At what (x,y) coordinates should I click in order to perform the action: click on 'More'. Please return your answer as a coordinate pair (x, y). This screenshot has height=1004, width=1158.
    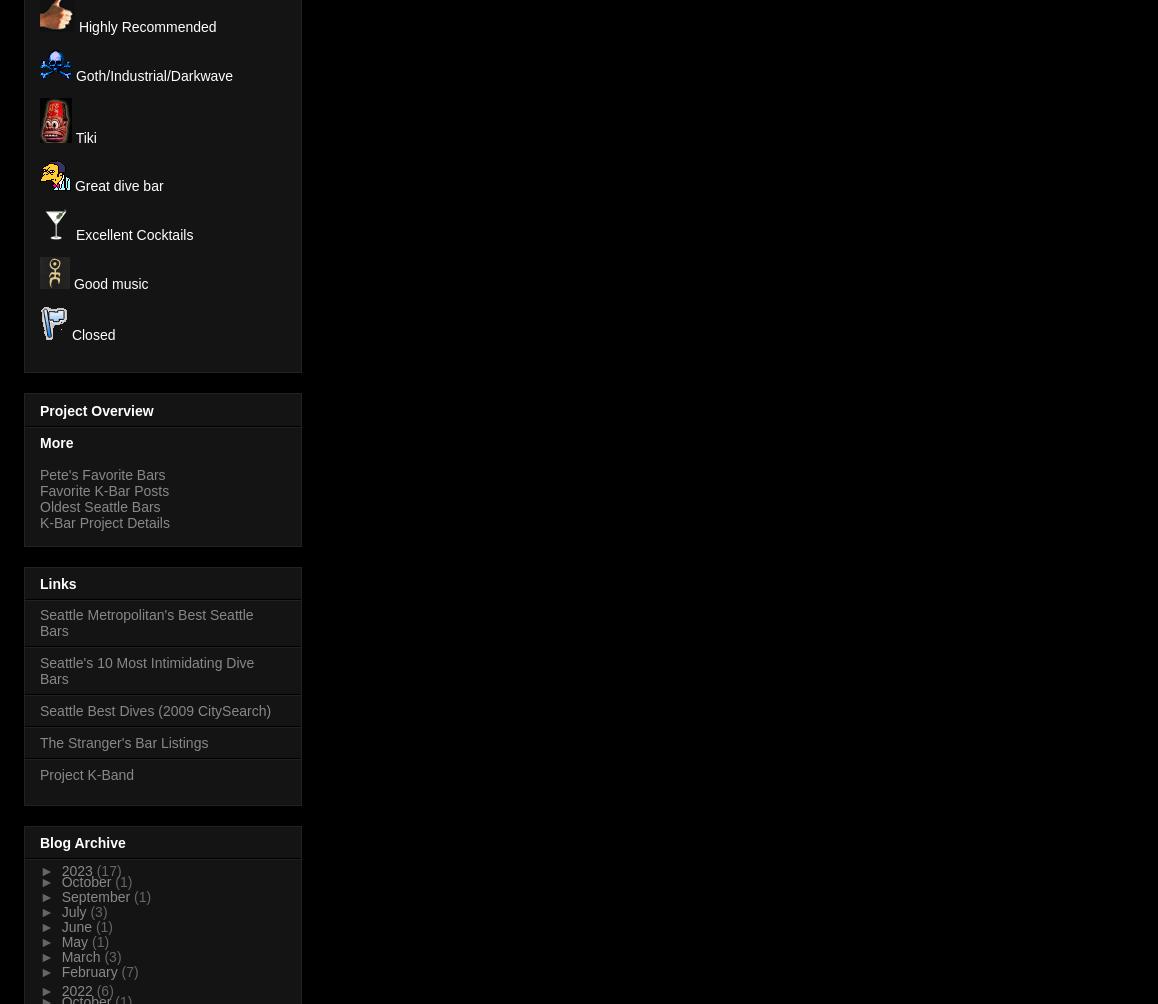
    Looking at the image, I should click on (55, 440).